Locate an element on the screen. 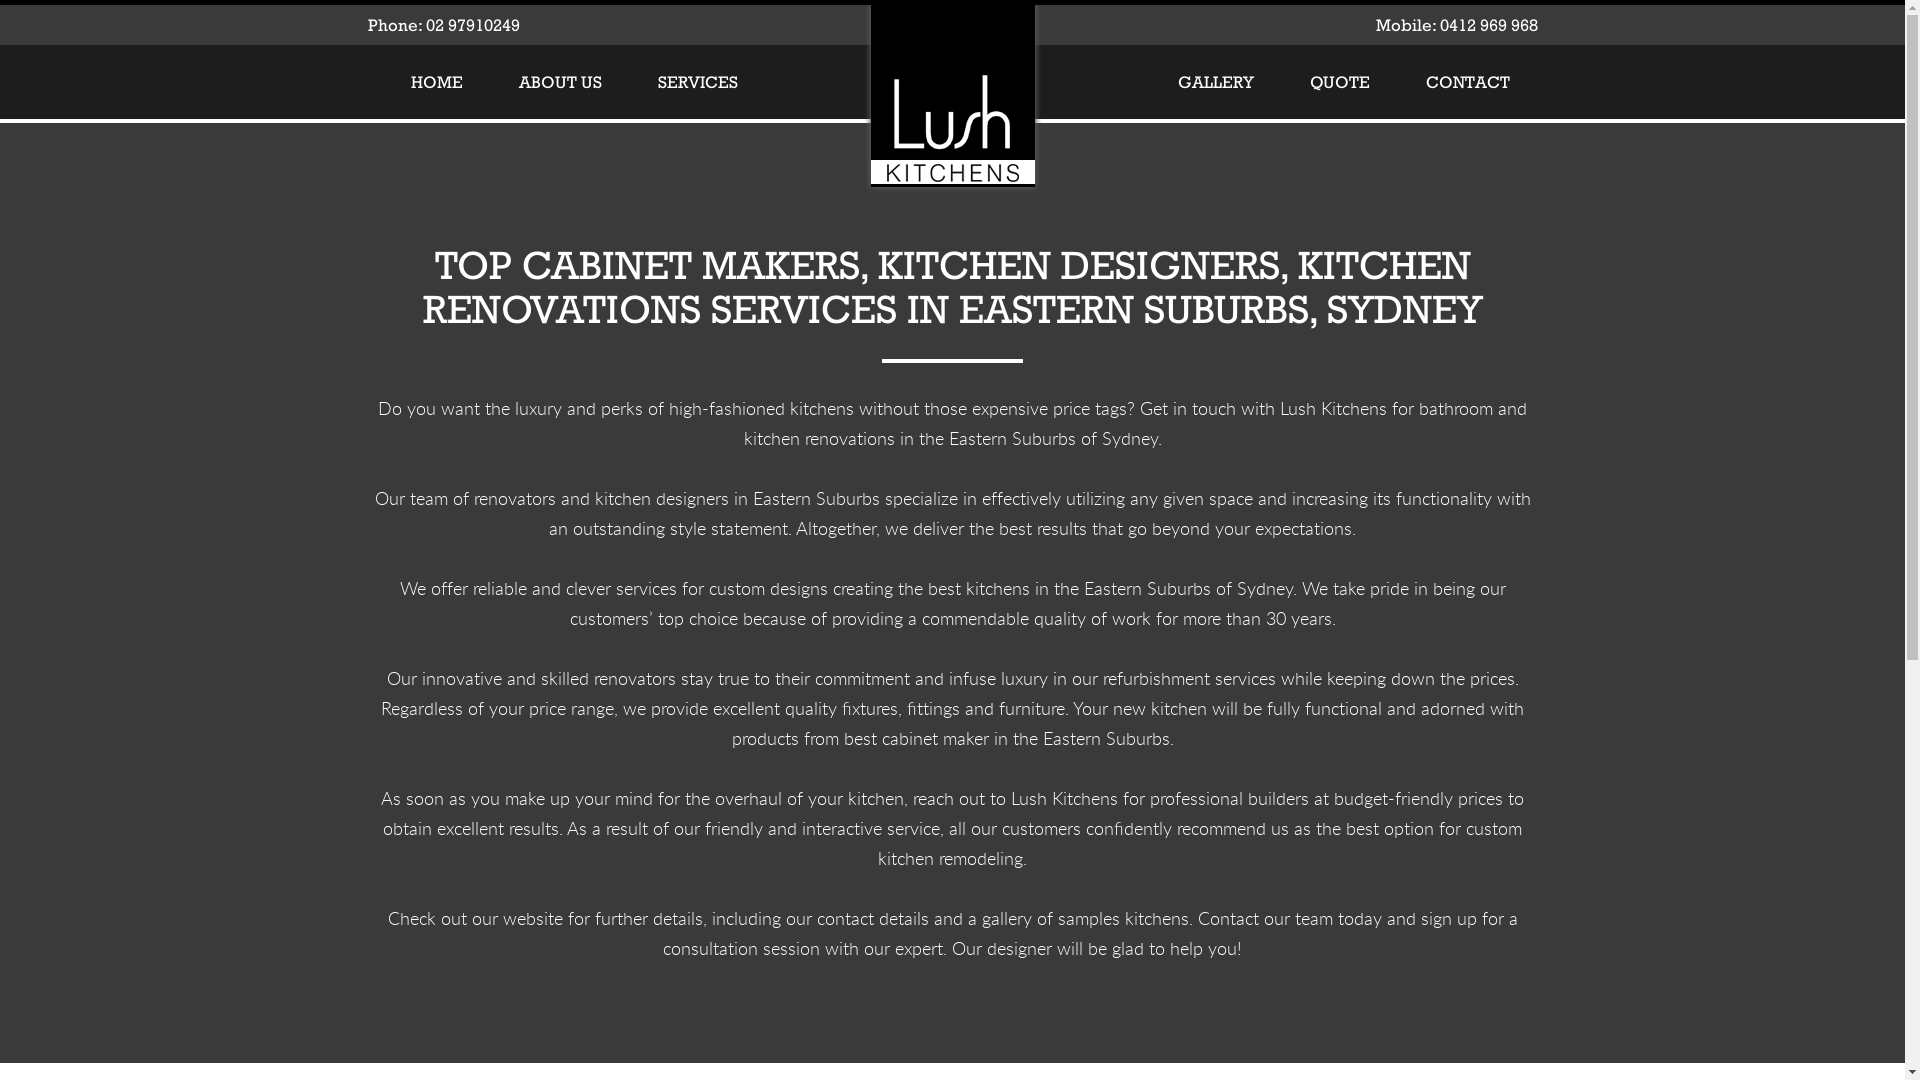 The image size is (1920, 1080). 'CONTACT' is located at coordinates (1468, 80).